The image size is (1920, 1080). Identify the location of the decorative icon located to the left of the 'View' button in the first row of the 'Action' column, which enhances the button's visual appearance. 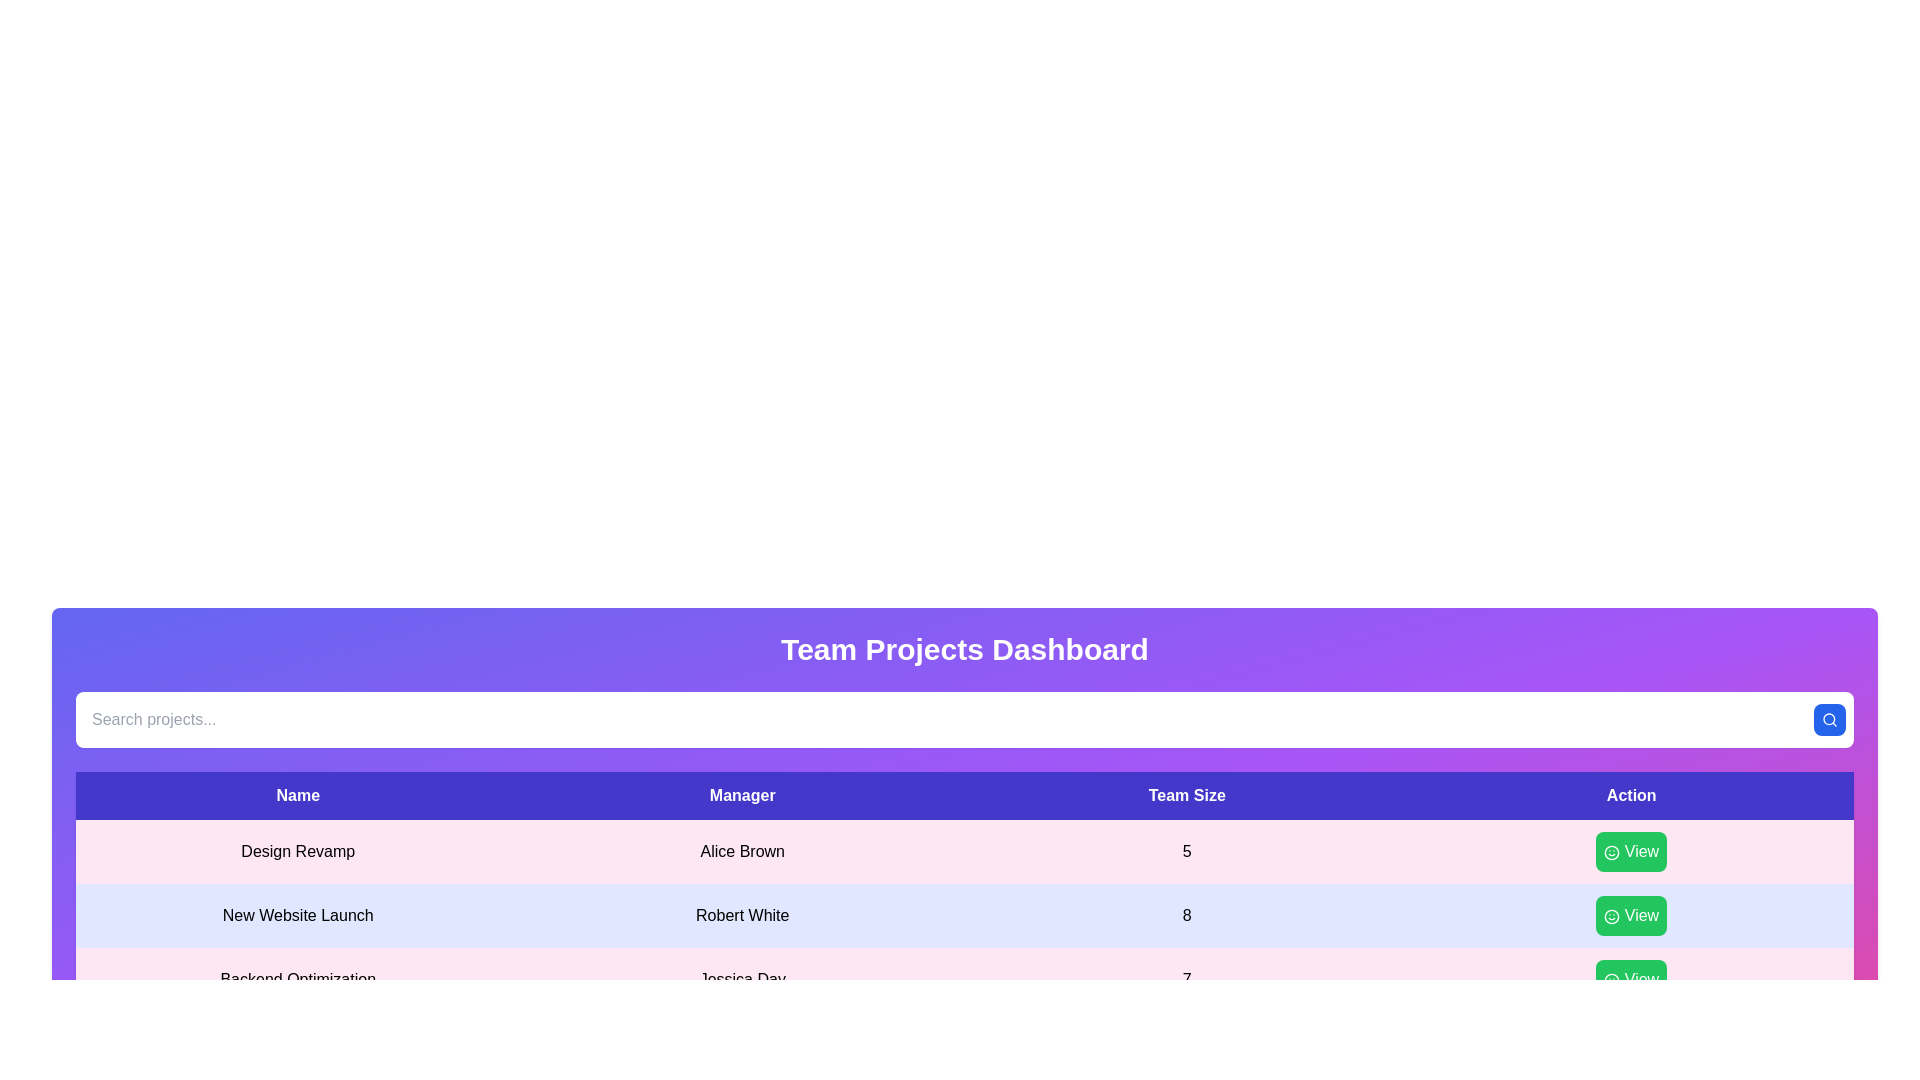
(1612, 852).